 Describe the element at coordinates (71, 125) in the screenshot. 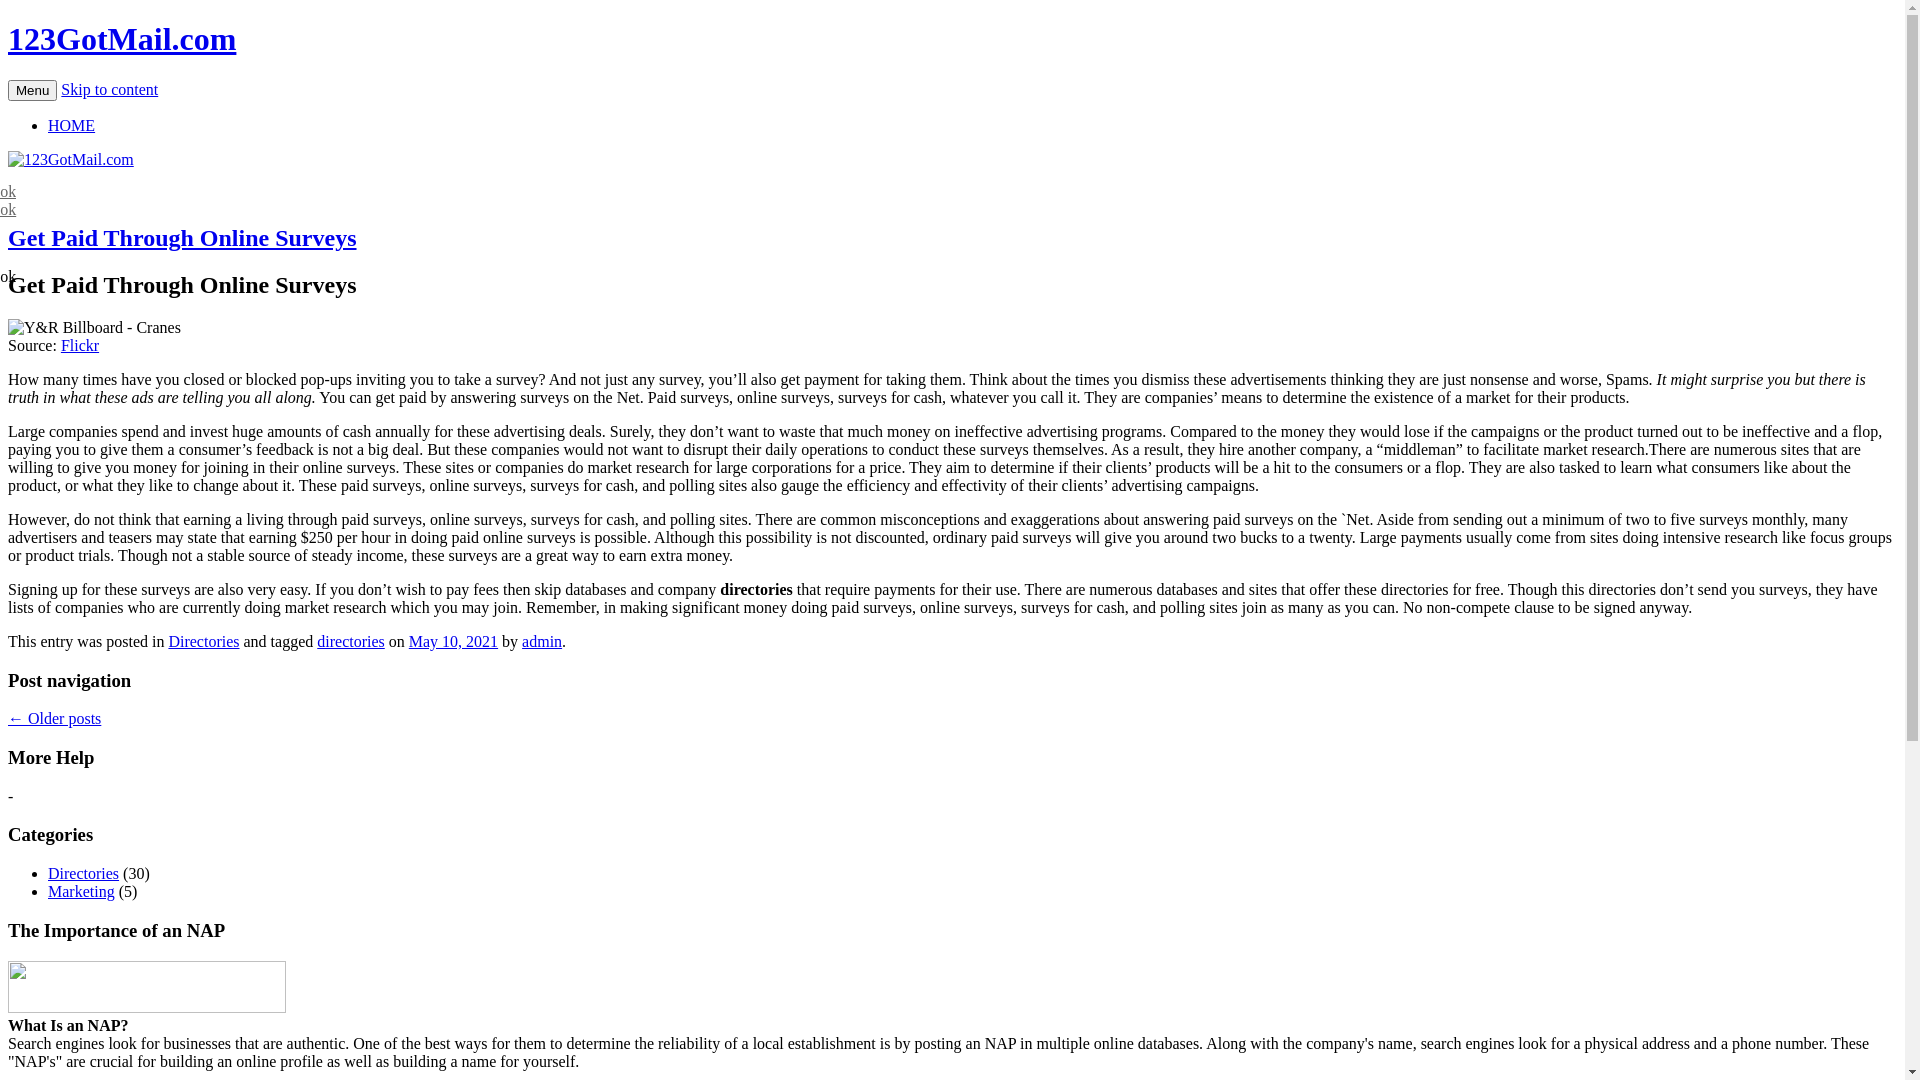

I see `'HOME'` at that location.